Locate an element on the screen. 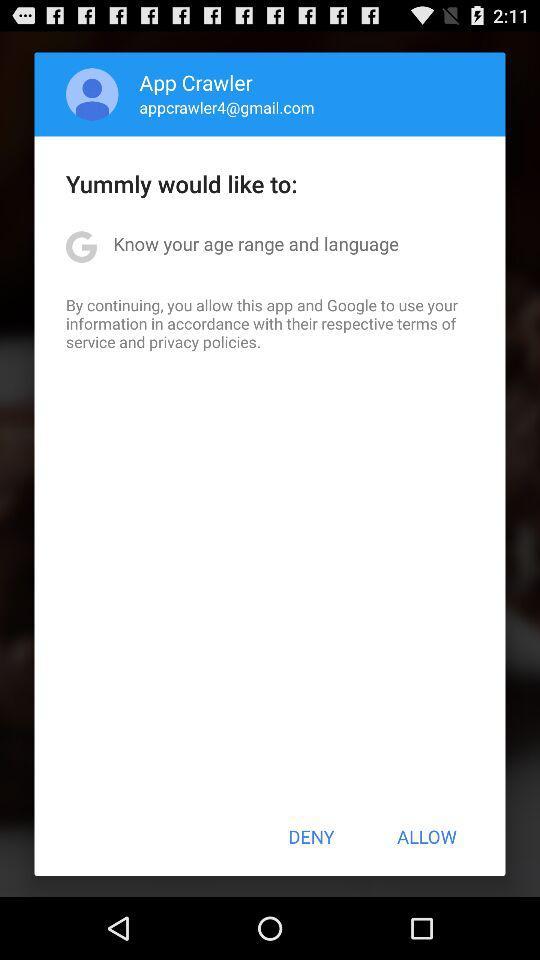 The width and height of the screenshot is (540, 960). the icon to the left of allow button is located at coordinates (311, 836).